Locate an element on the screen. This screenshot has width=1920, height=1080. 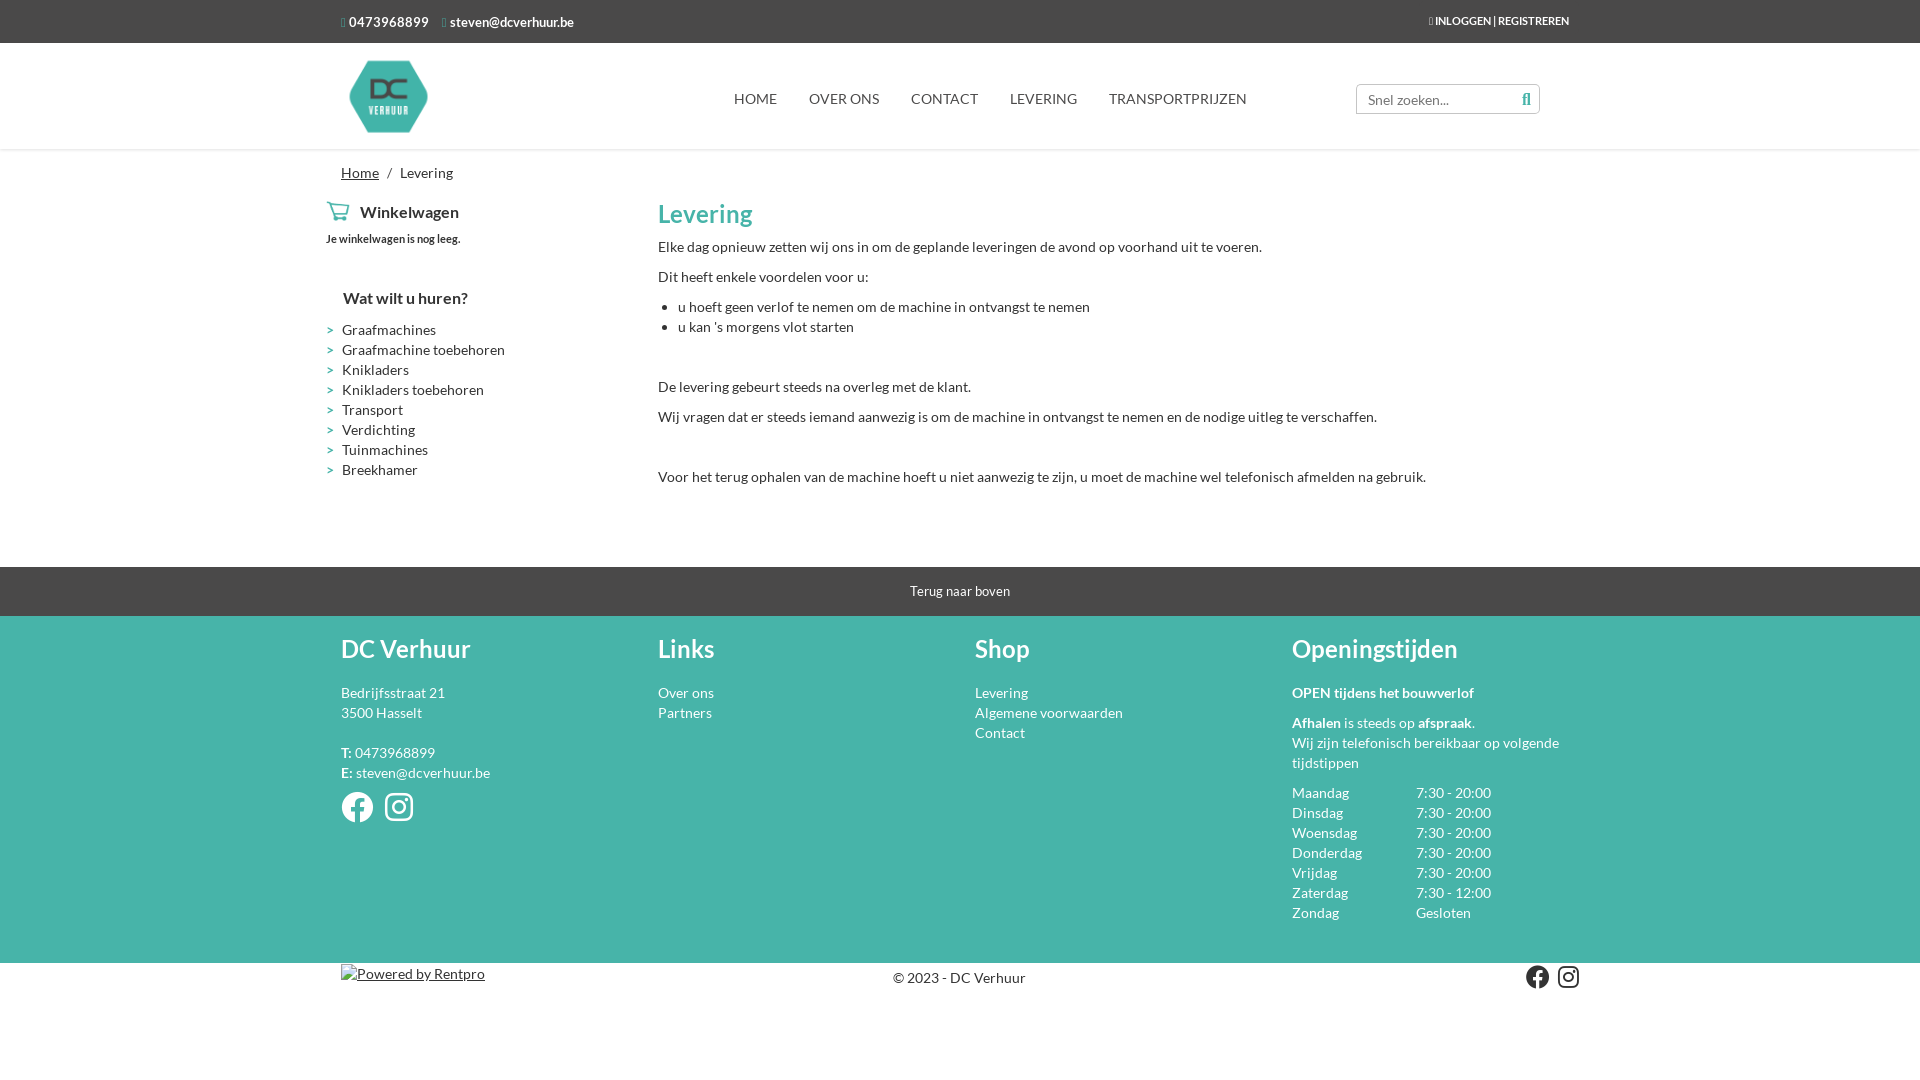
'REGISTREREN' is located at coordinates (1532, 20).